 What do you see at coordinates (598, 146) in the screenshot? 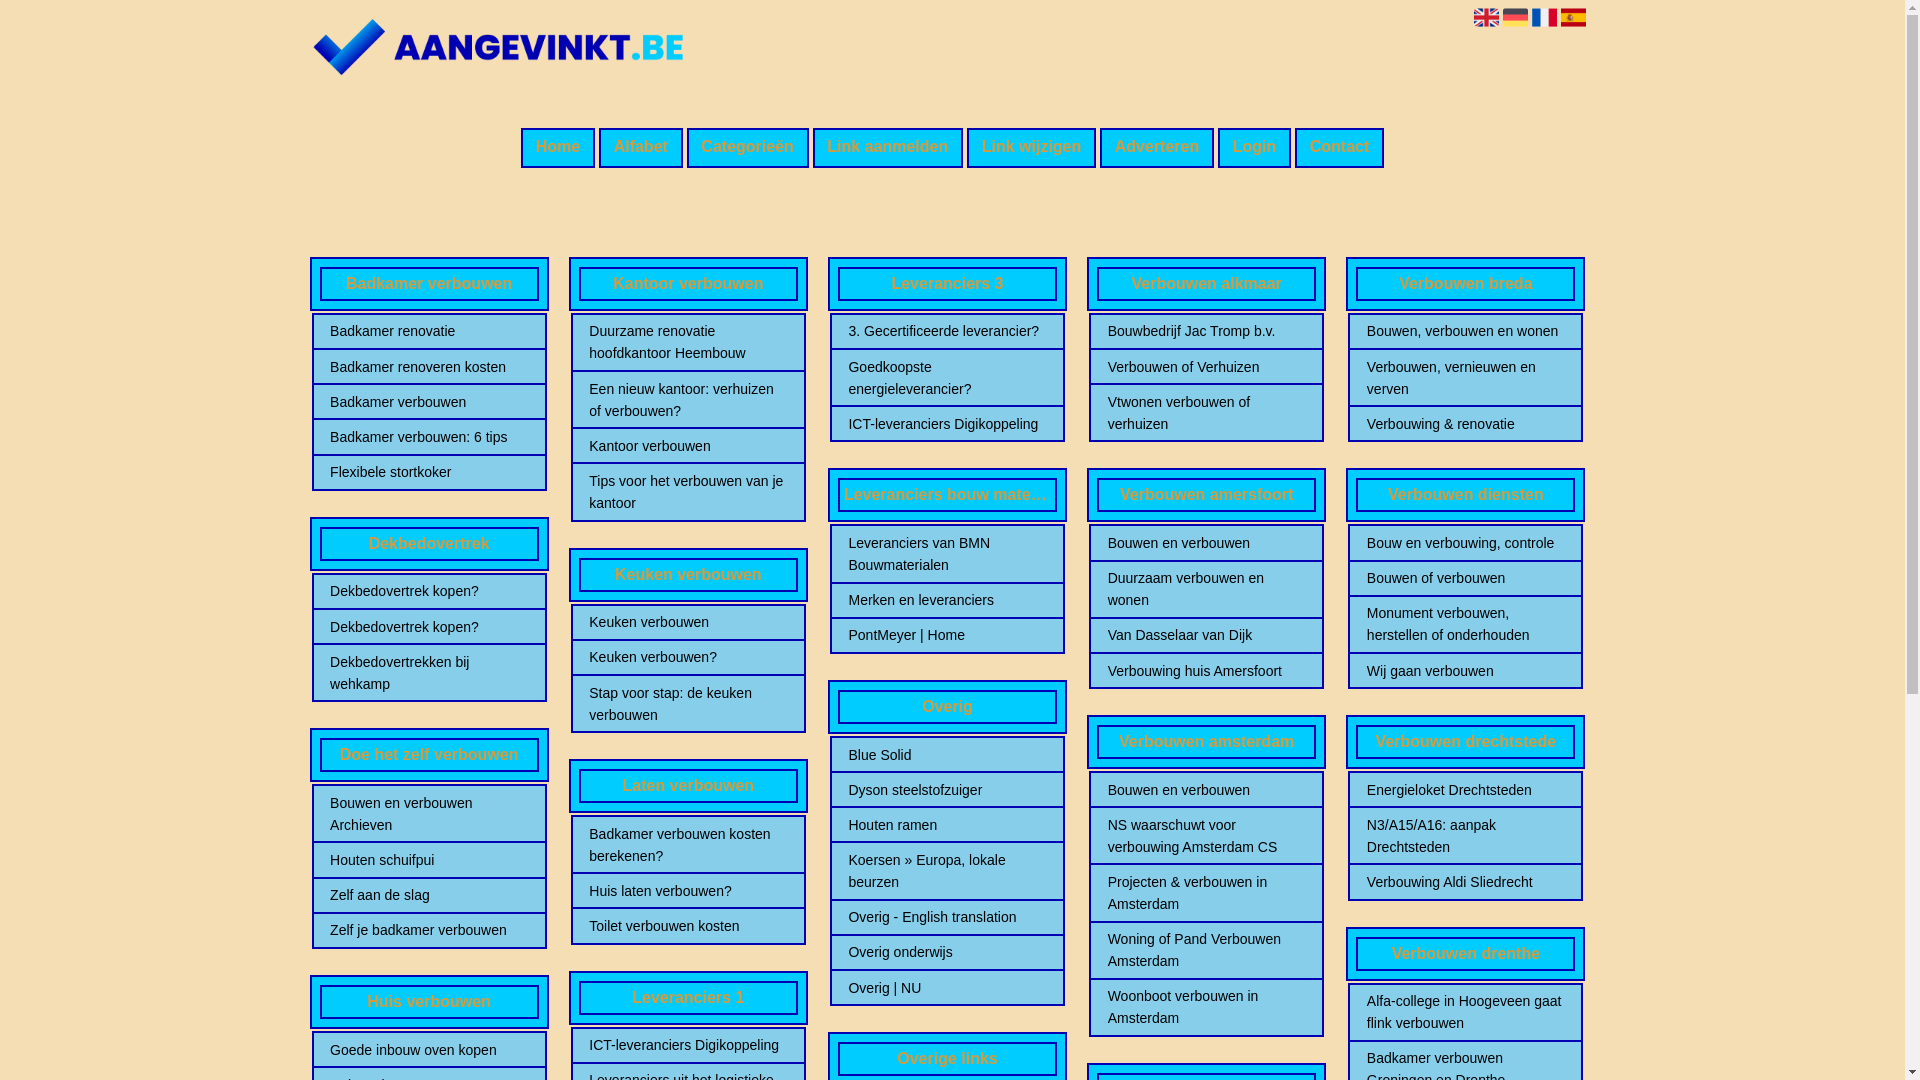
I see `'Alfabet'` at bounding box center [598, 146].